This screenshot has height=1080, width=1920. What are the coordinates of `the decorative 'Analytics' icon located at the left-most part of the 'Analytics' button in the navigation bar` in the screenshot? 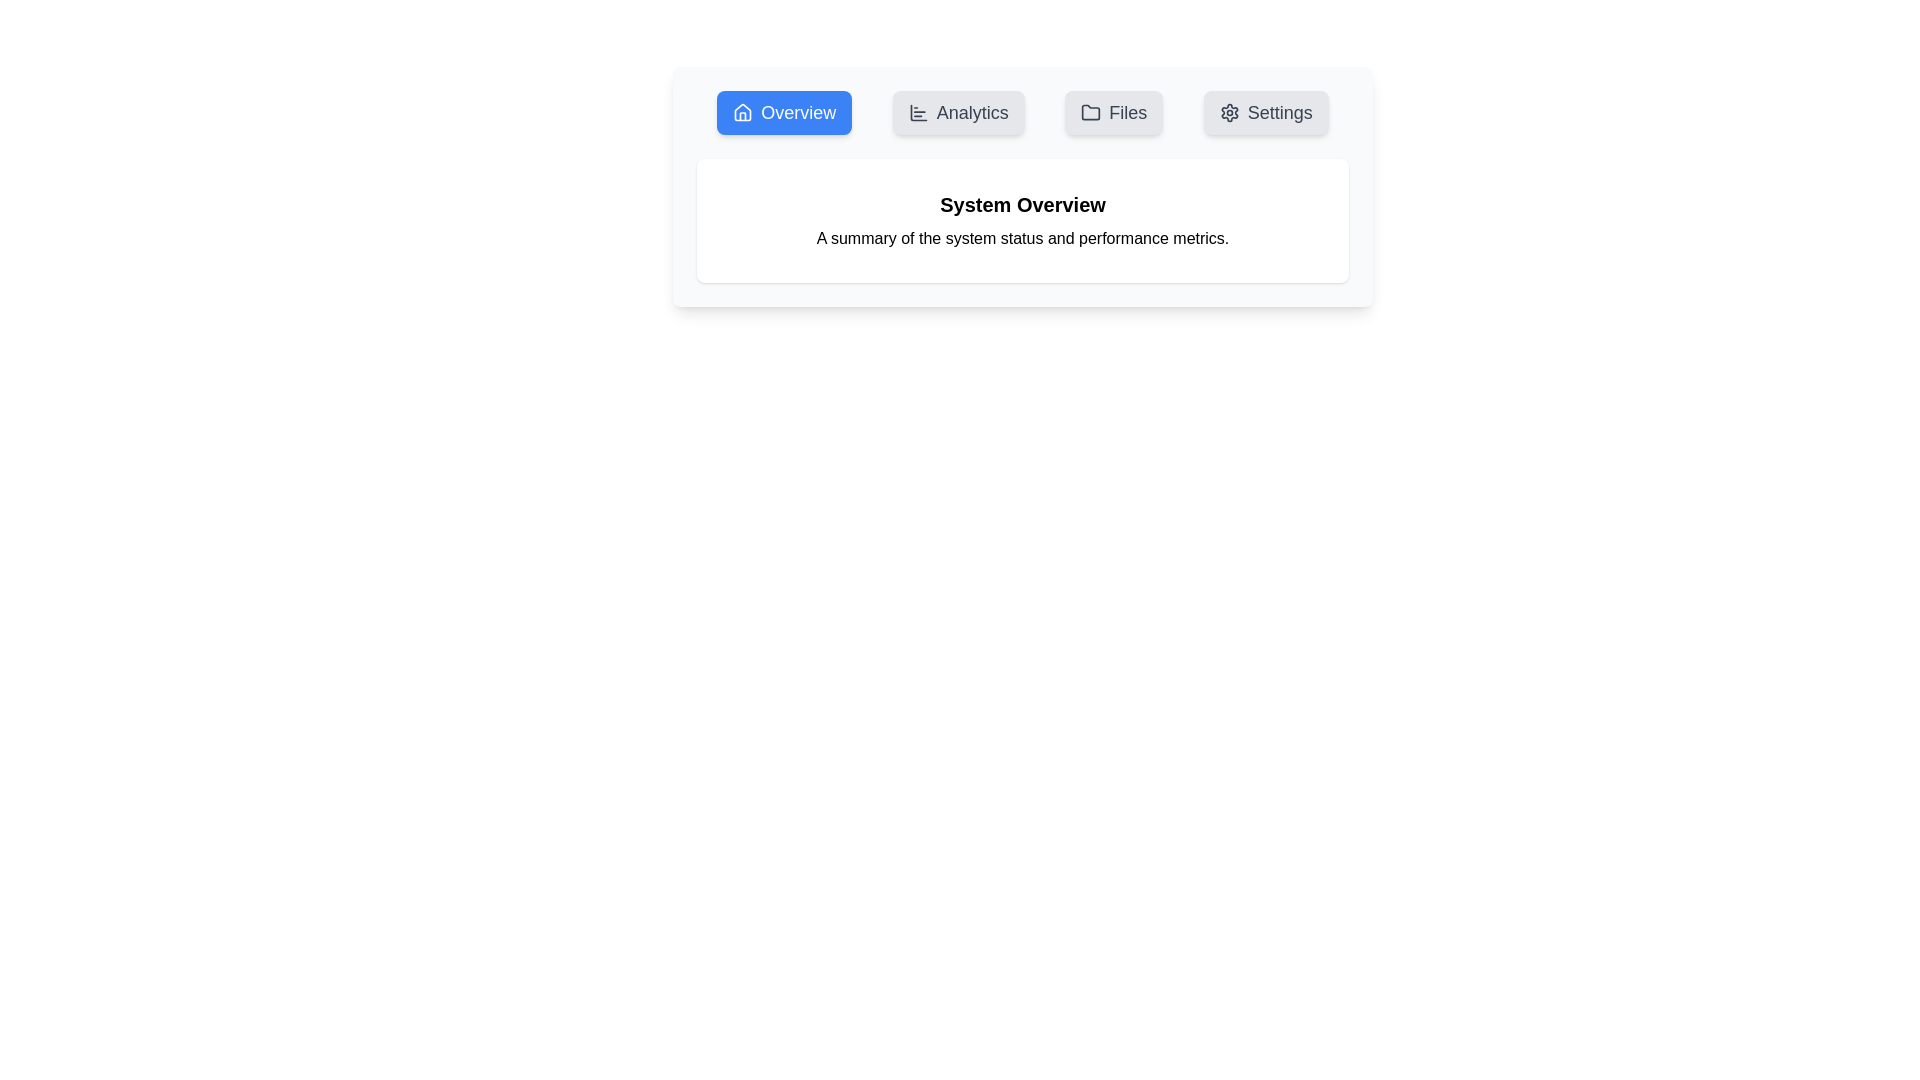 It's located at (917, 112).